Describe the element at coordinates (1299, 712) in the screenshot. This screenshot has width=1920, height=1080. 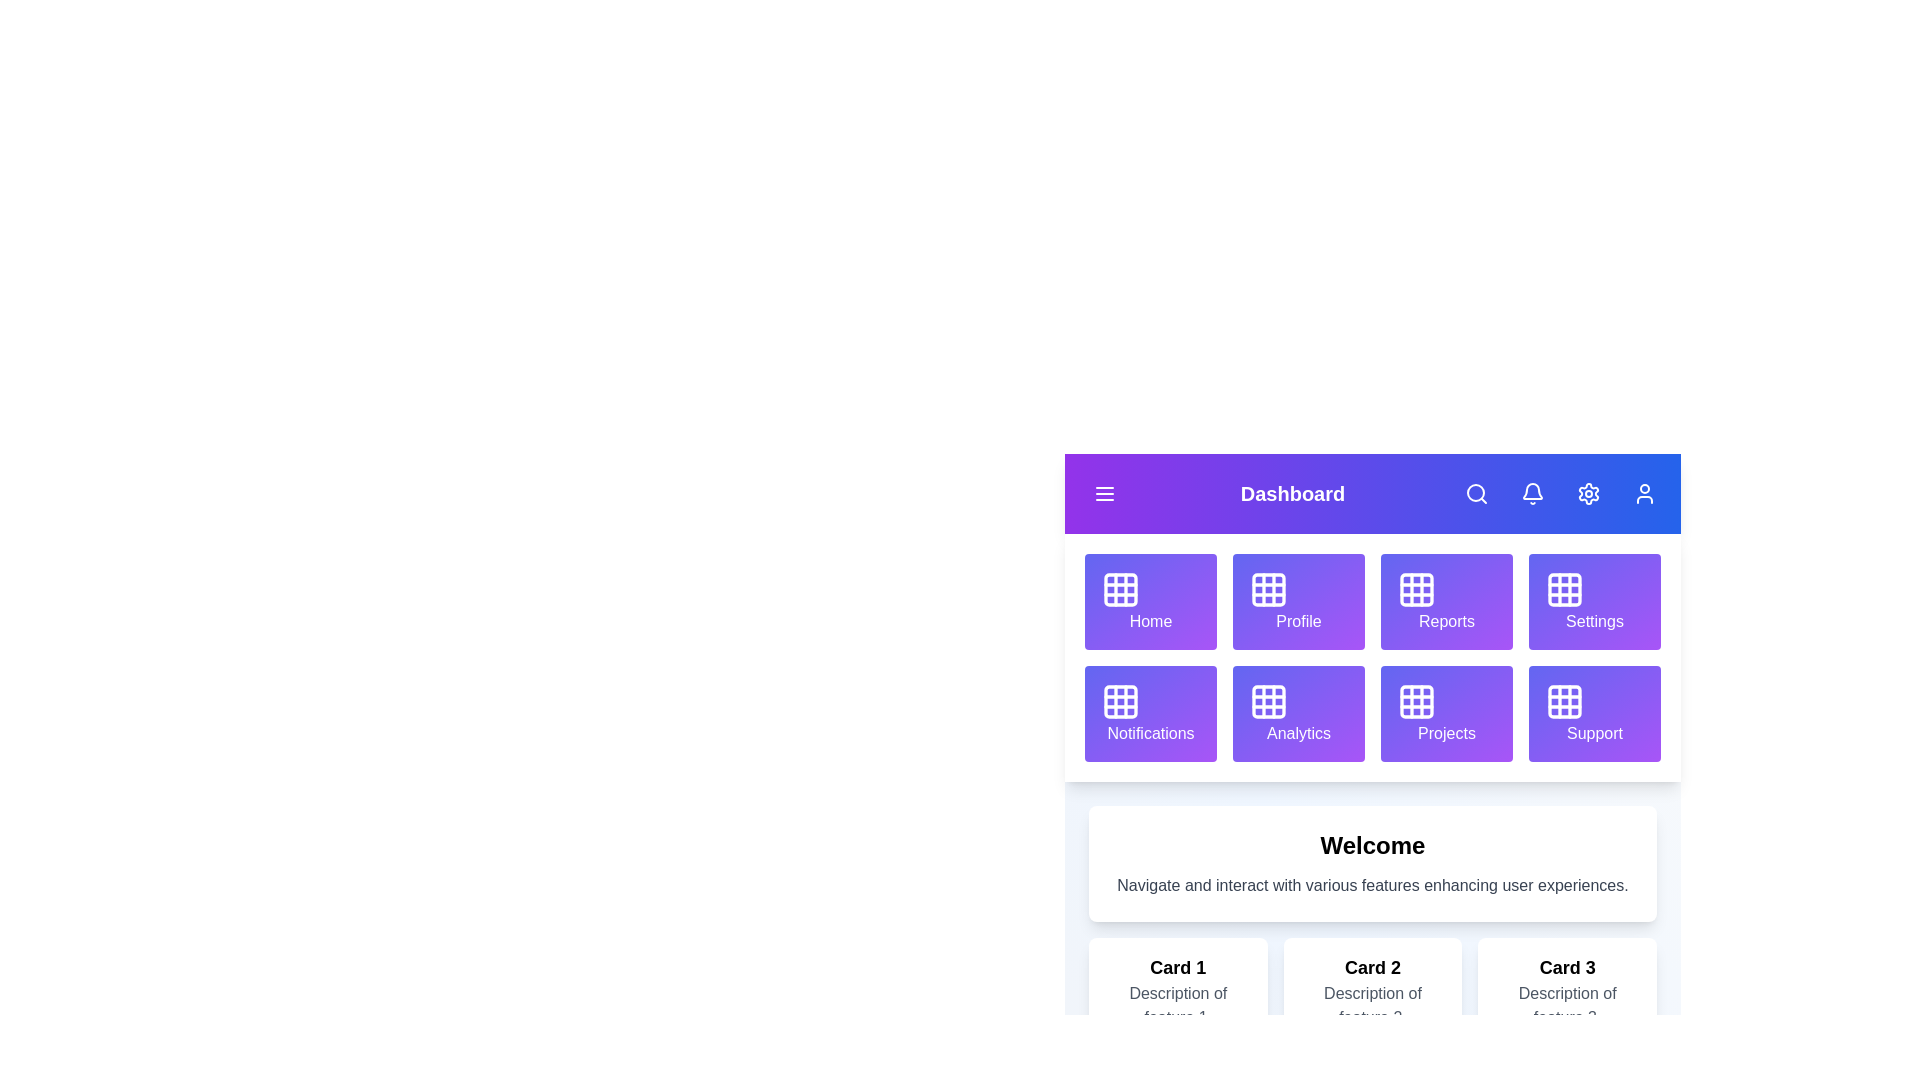
I see `the grid item labeled Analytics to navigate to its section` at that location.